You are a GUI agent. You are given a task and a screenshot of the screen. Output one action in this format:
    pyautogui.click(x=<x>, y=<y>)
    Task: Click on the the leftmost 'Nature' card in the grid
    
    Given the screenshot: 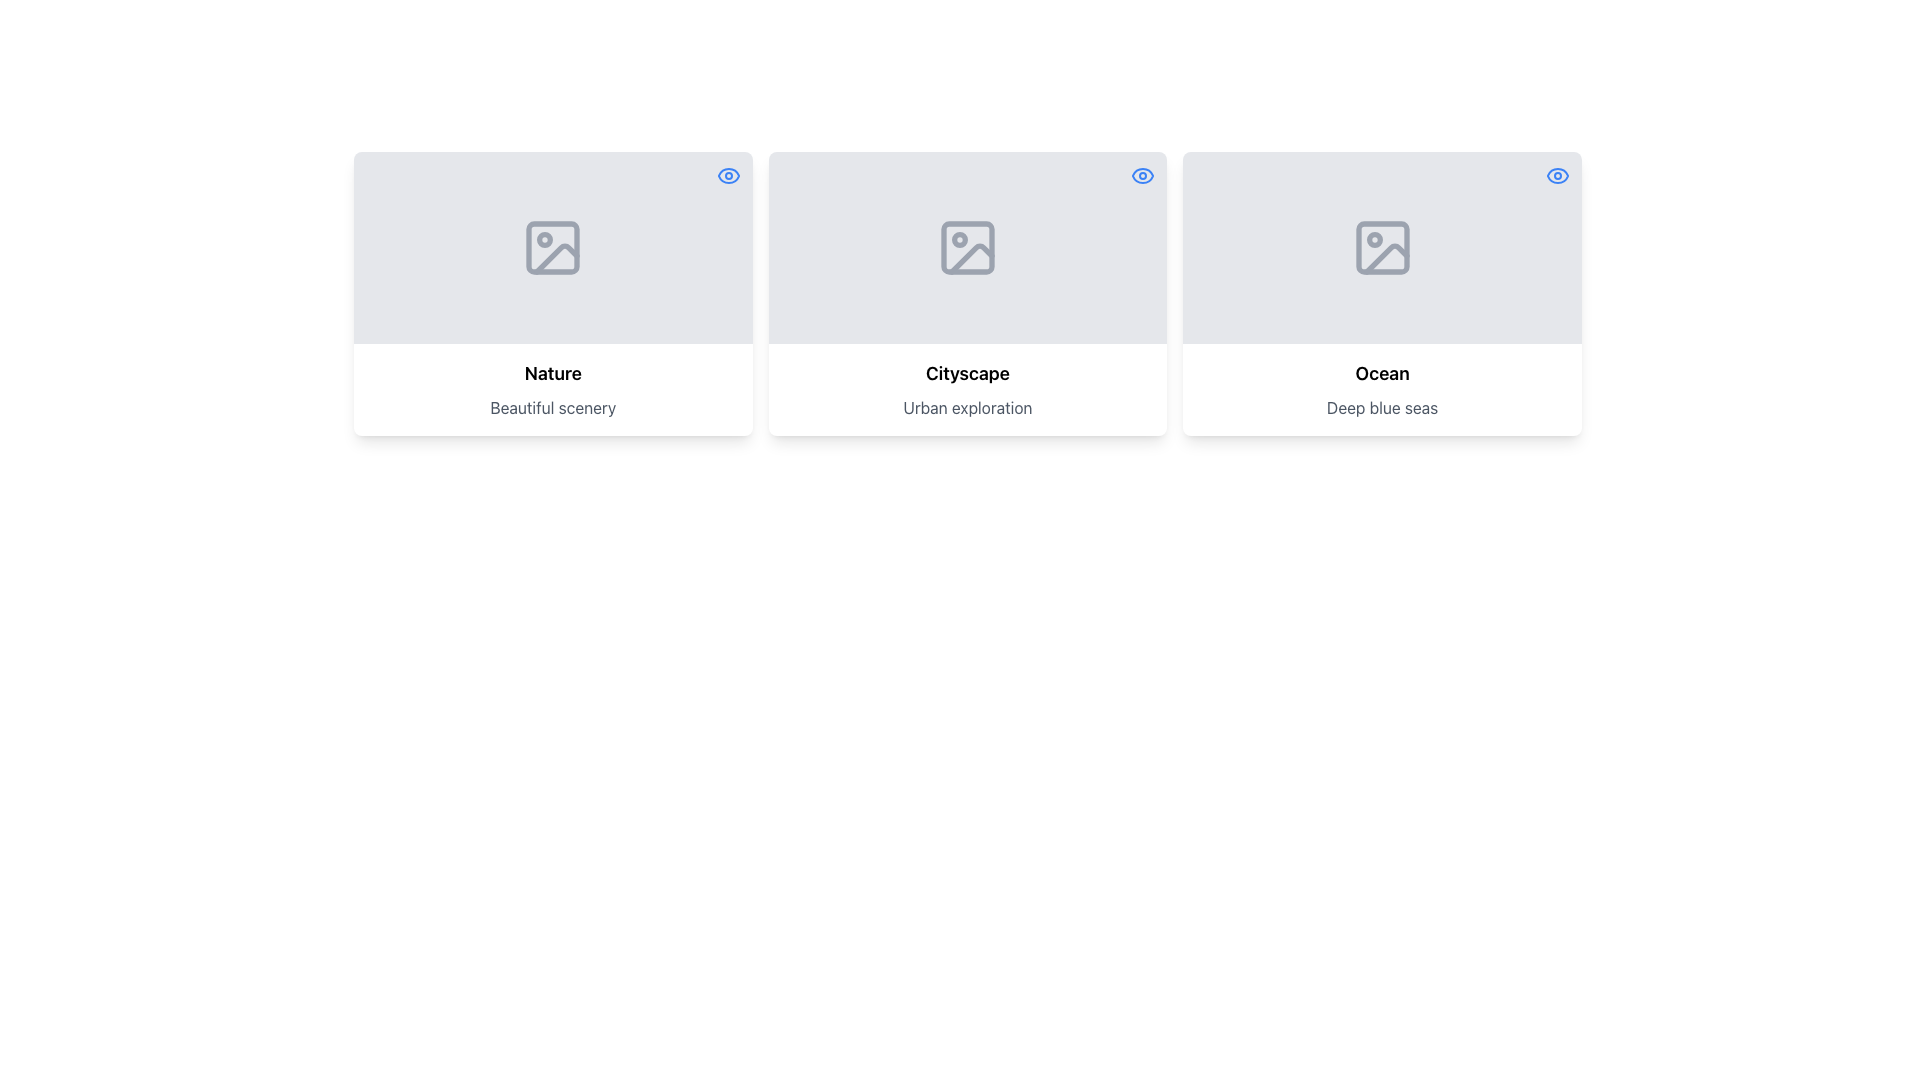 What is the action you would take?
    pyautogui.click(x=552, y=293)
    